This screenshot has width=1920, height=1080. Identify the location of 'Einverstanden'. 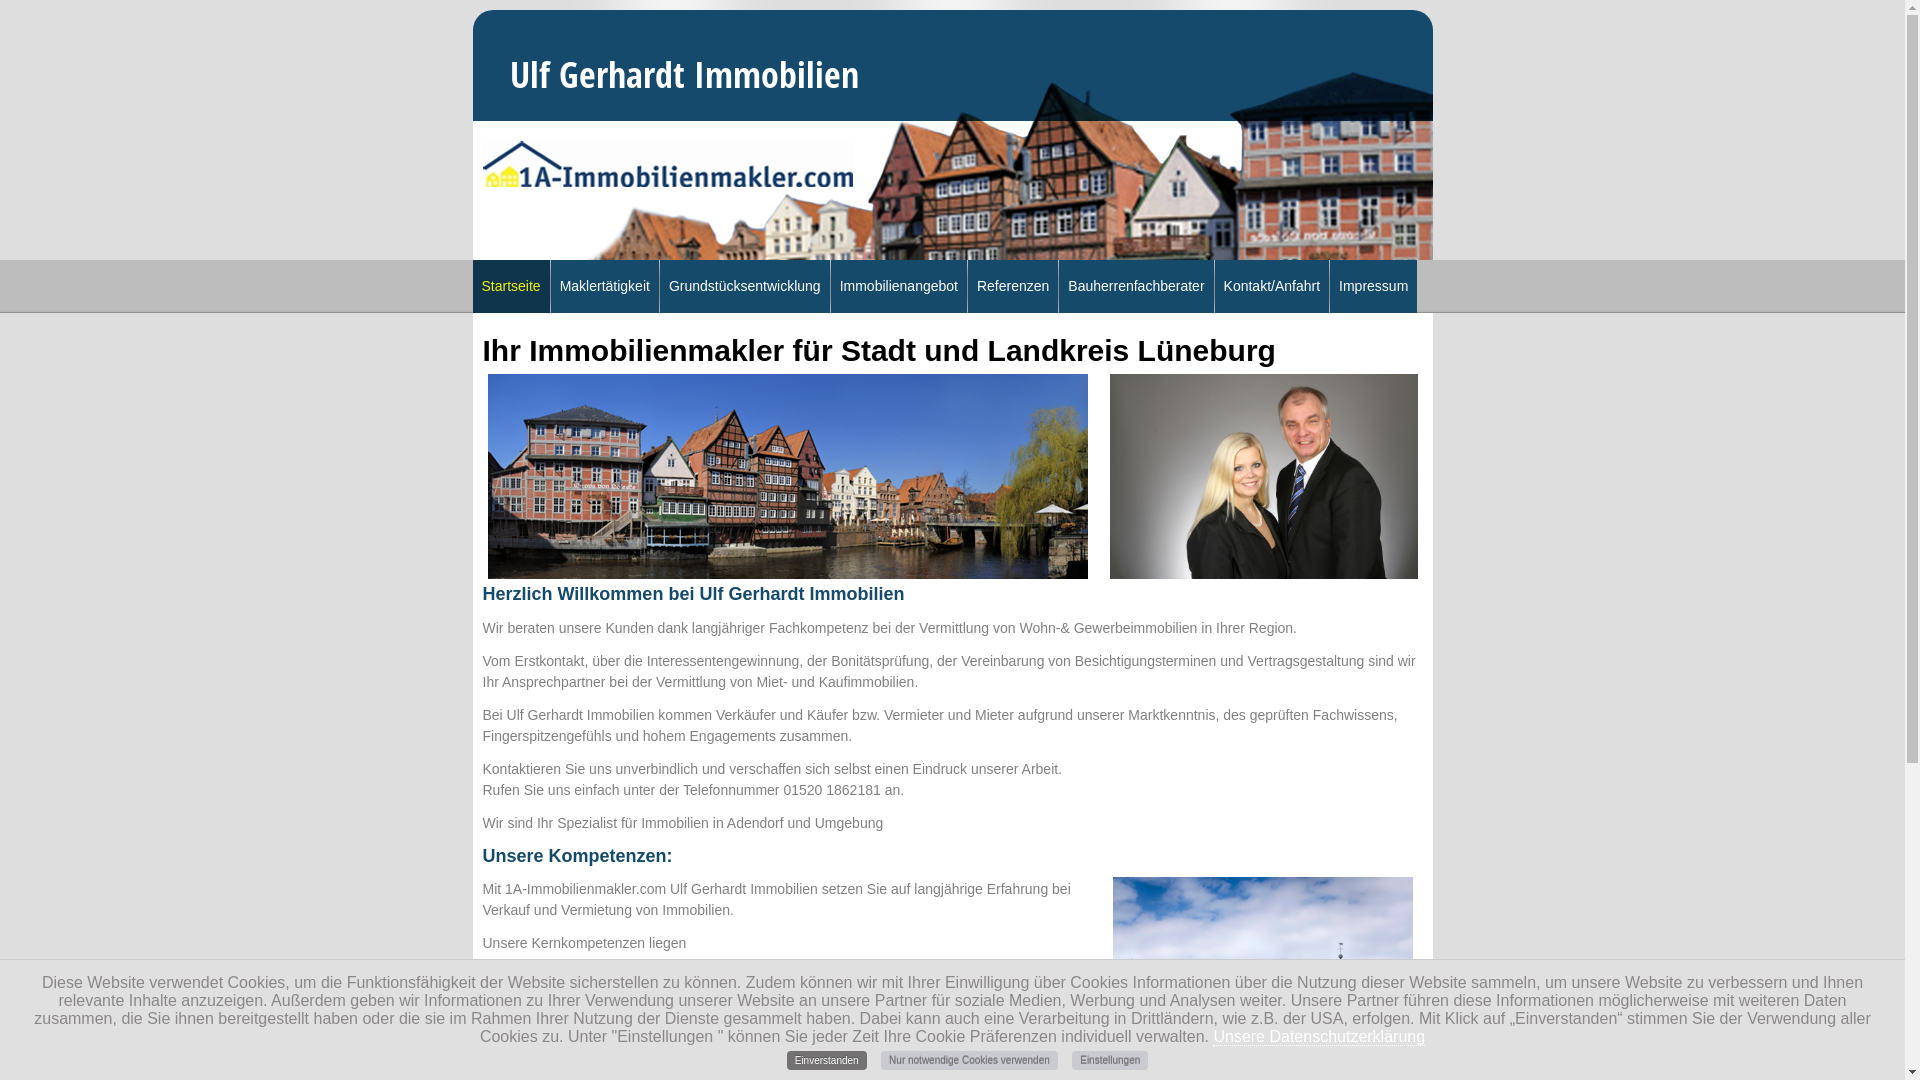
(826, 1059).